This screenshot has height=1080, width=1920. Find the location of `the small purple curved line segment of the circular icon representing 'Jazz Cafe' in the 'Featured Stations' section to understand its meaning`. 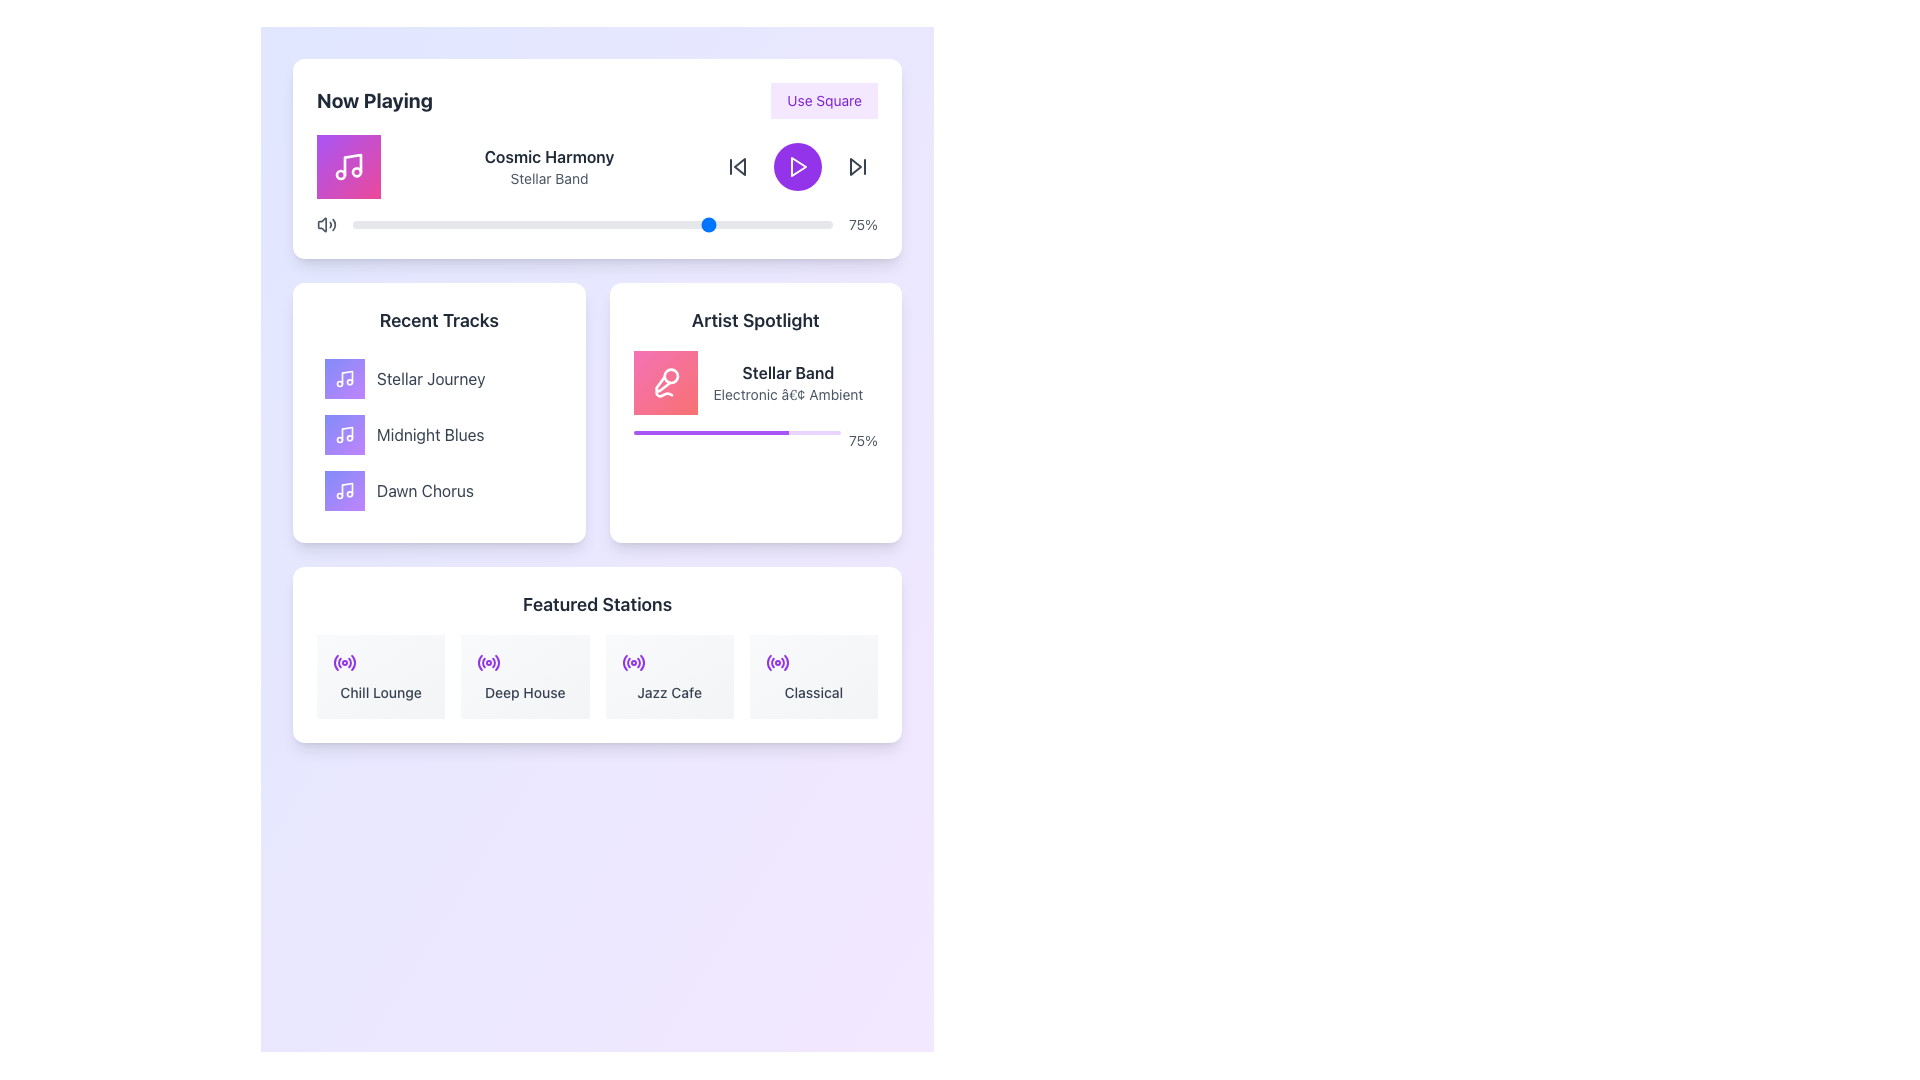

the small purple curved line segment of the circular icon representing 'Jazz Cafe' in the 'Featured Stations' section to understand its meaning is located at coordinates (623, 663).